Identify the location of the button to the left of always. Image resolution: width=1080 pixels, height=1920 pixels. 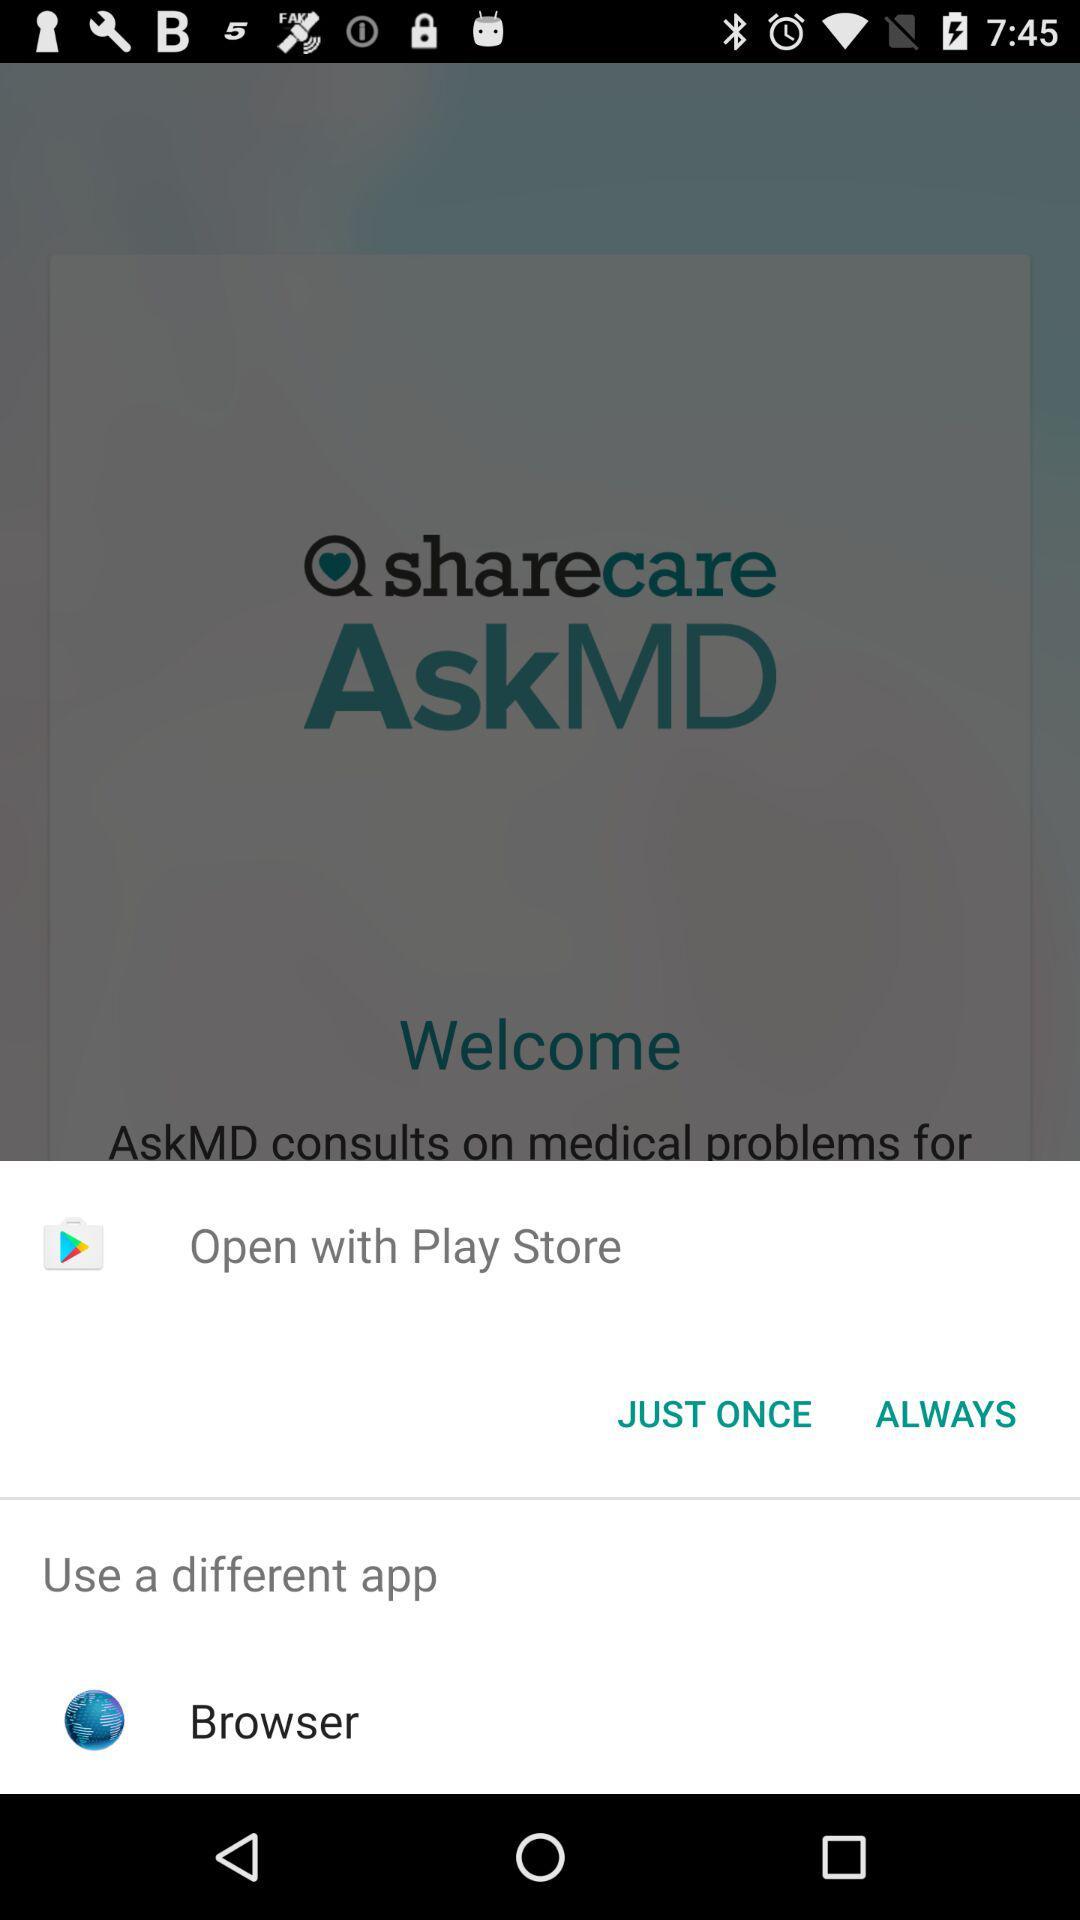
(713, 1411).